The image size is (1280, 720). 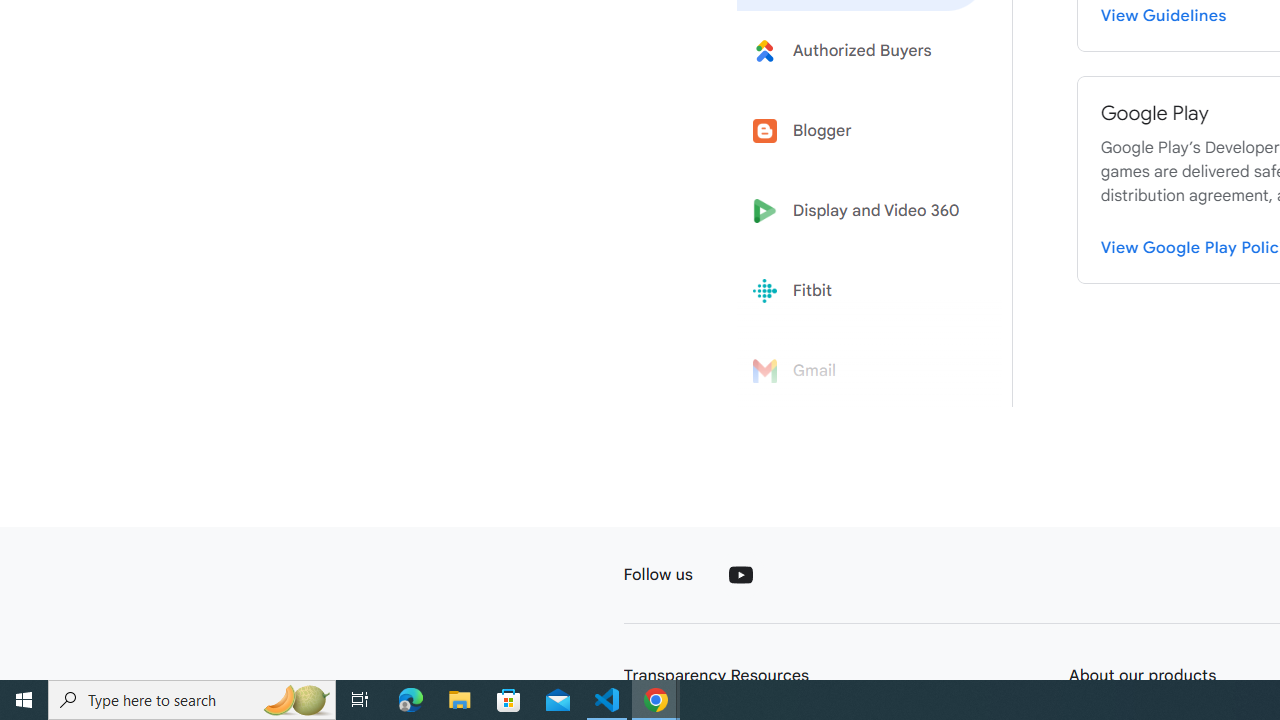 What do you see at coordinates (862, 211) in the screenshot?
I see `'Display and Video 360'` at bounding box center [862, 211].